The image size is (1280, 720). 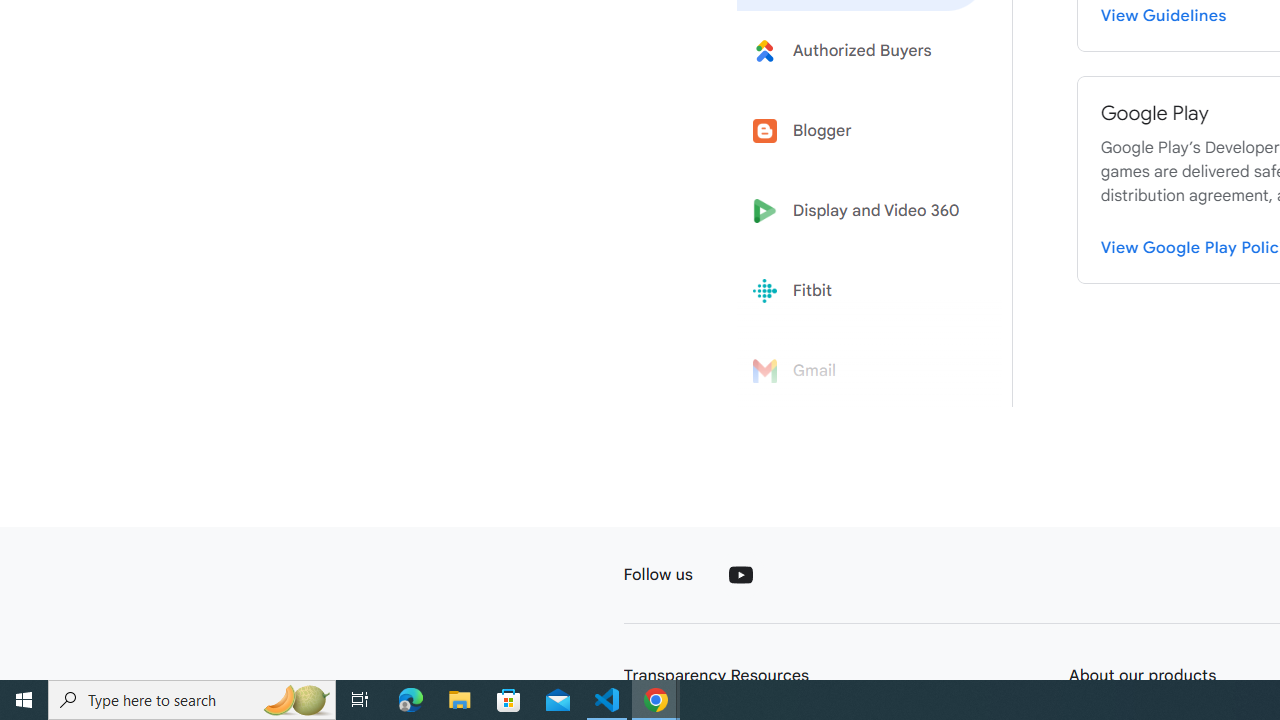 What do you see at coordinates (862, 211) in the screenshot?
I see `'Display and Video 360'` at bounding box center [862, 211].